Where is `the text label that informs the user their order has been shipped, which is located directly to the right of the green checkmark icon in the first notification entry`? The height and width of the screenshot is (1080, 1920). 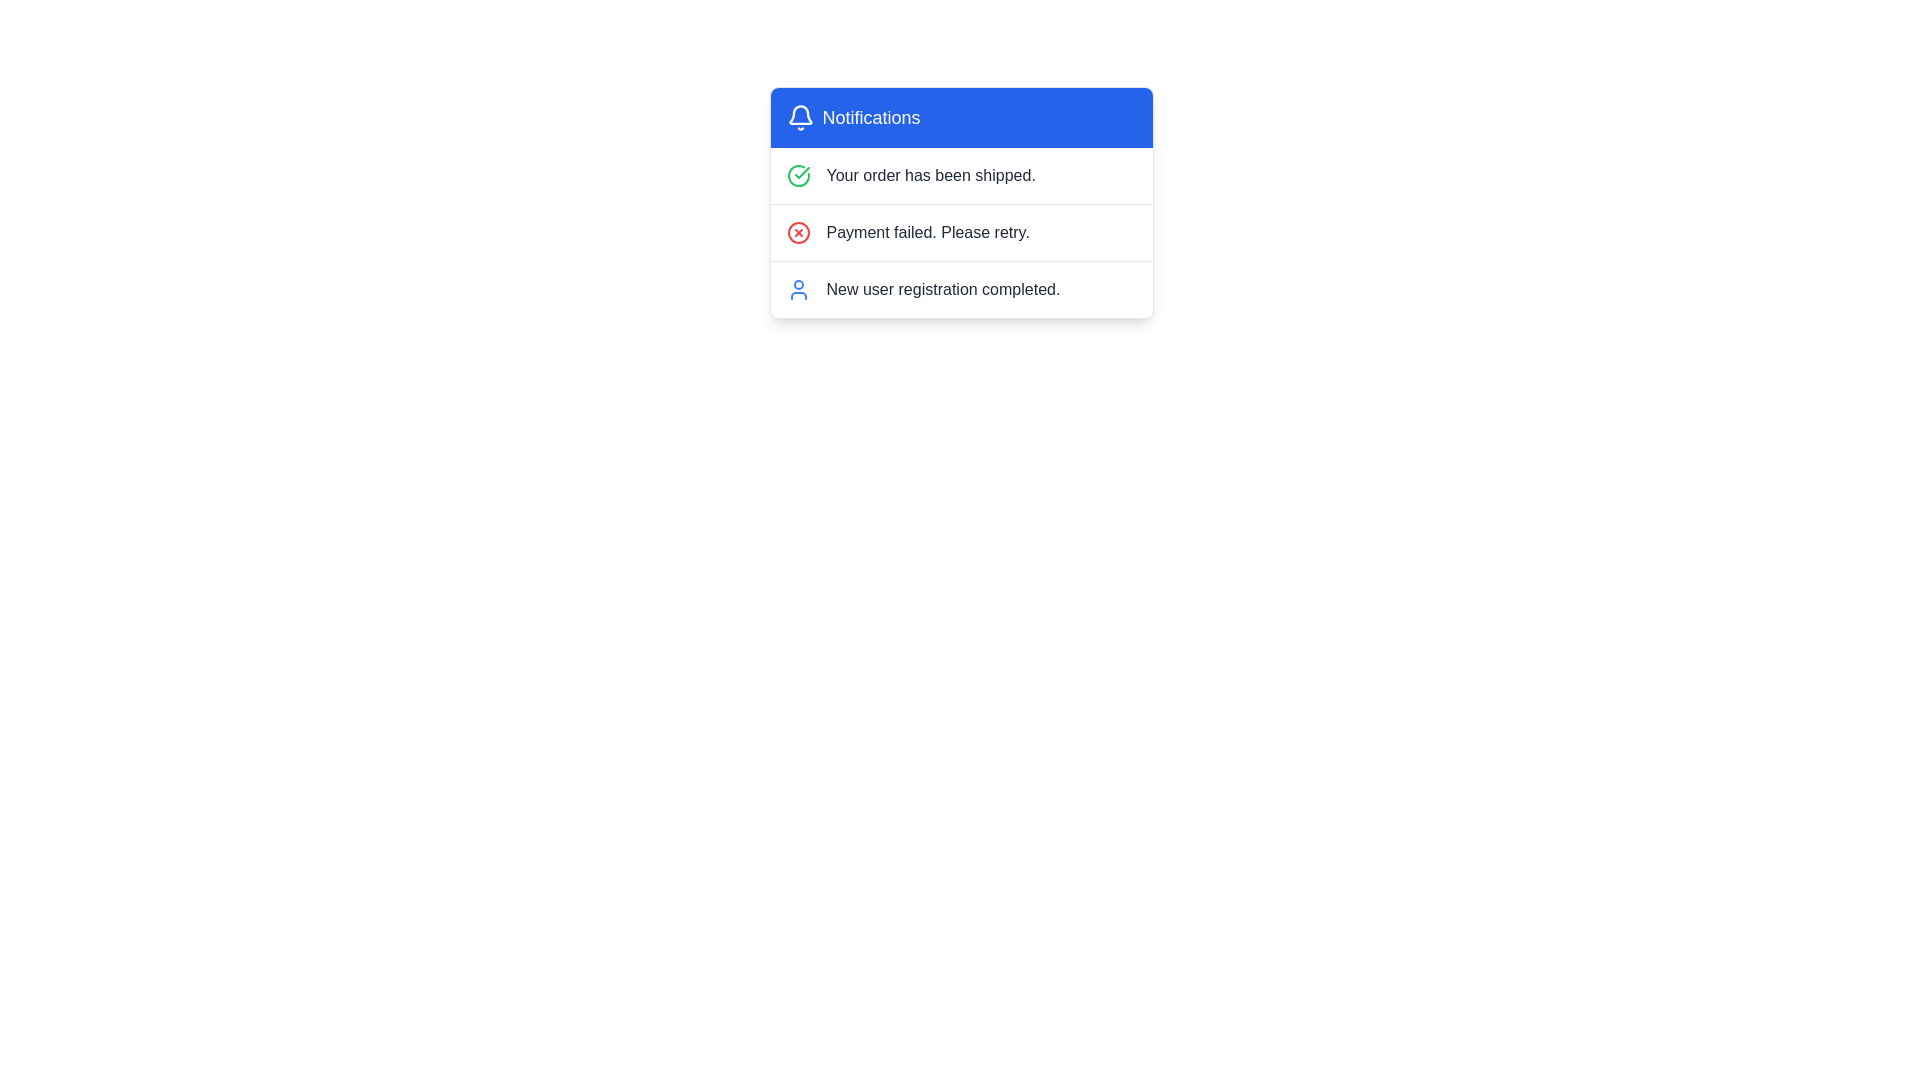 the text label that informs the user their order has been shipped, which is located directly to the right of the green checkmark icon in the first notification entry is located at coordinates (930, 175).